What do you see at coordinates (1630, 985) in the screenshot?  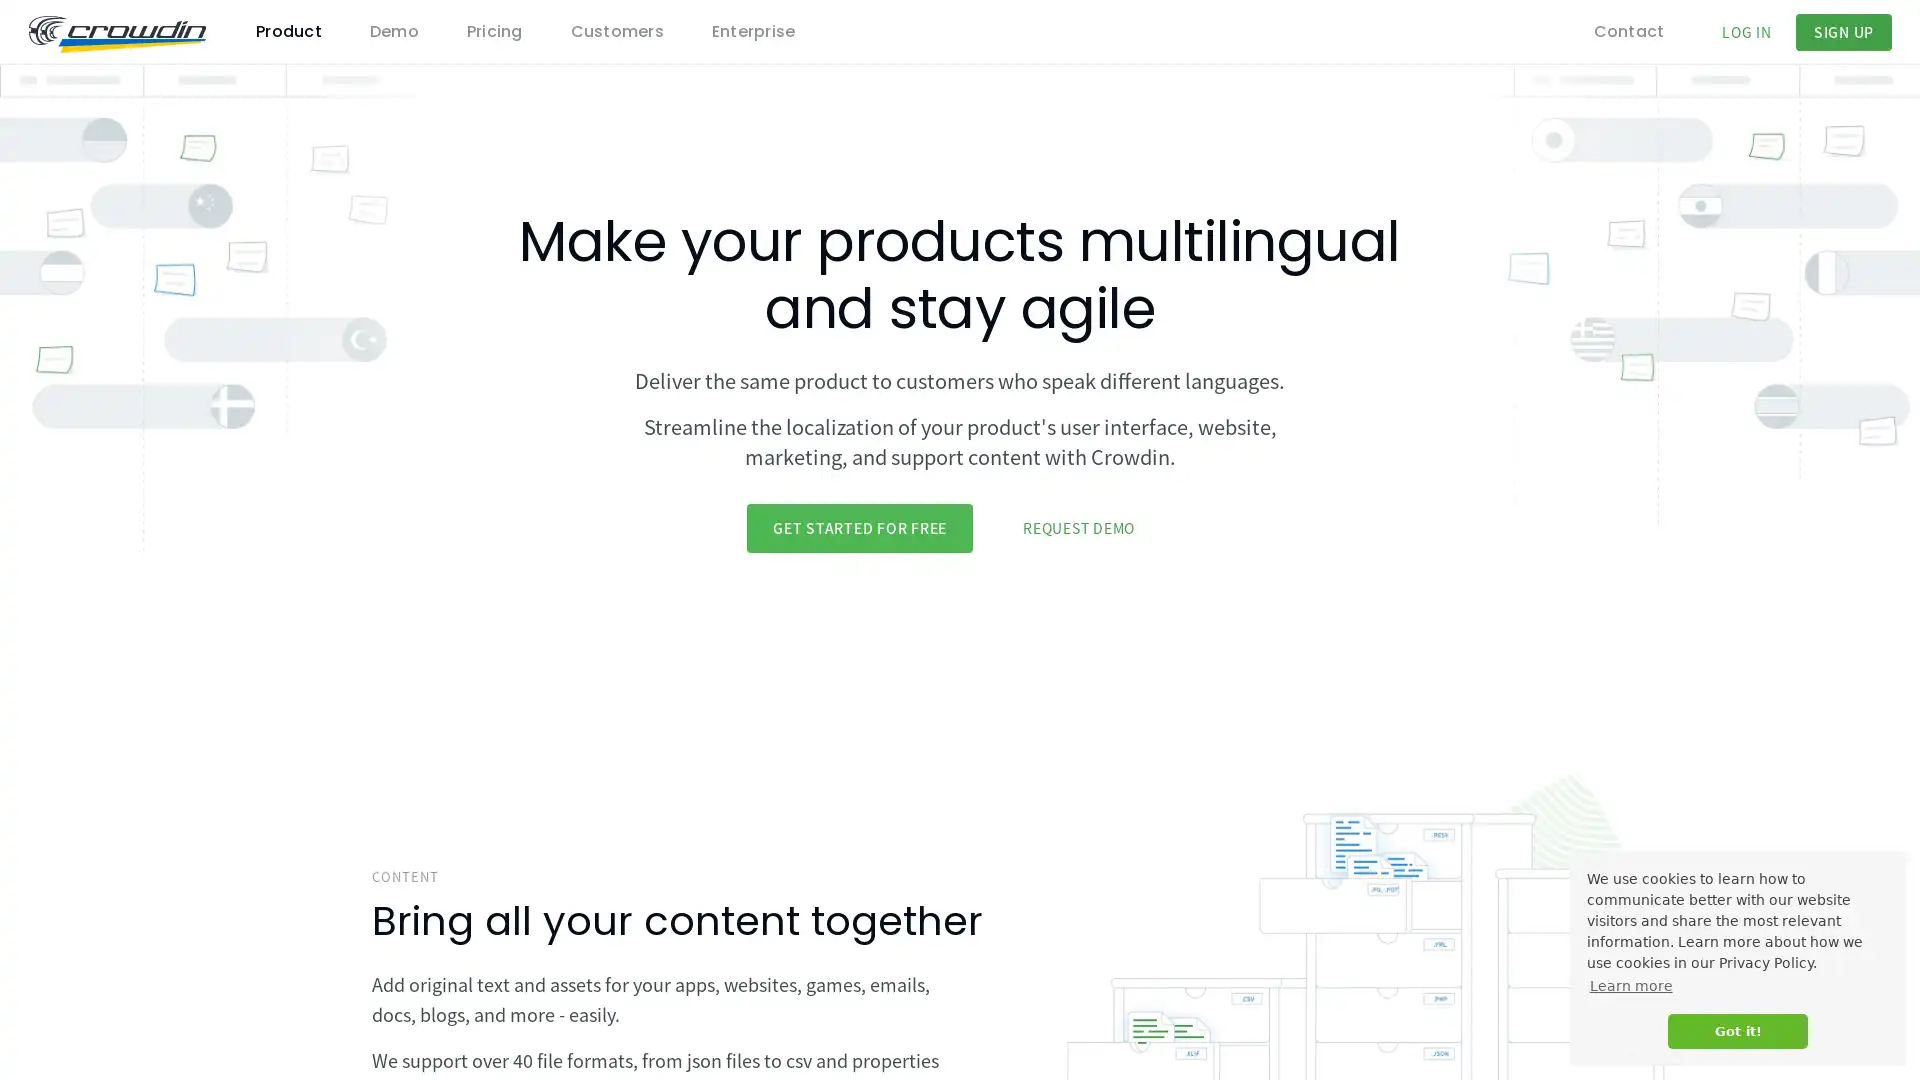 I see `learn more about cookies` at bounding box center [1630, 985].